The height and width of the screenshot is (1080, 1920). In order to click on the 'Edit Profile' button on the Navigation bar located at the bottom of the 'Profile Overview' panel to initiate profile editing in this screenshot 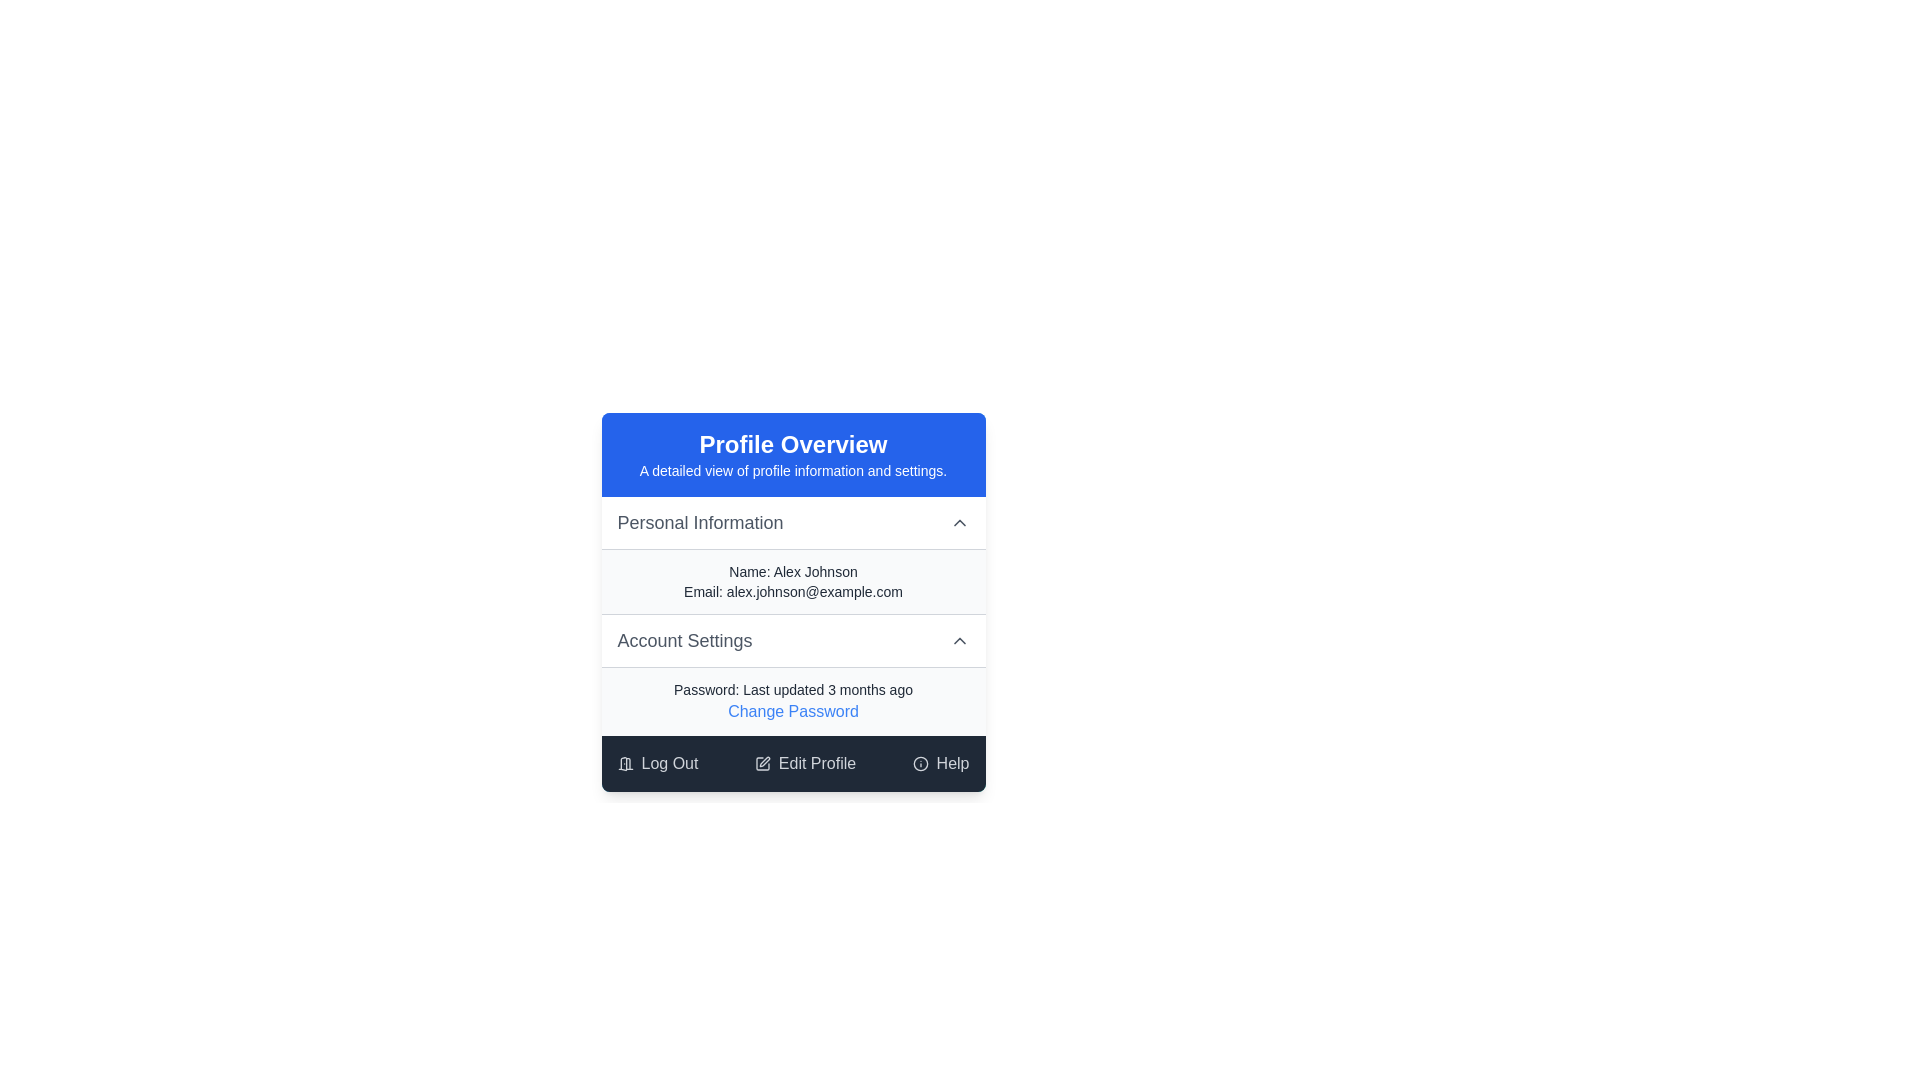, I will do `click(792, 763)`.